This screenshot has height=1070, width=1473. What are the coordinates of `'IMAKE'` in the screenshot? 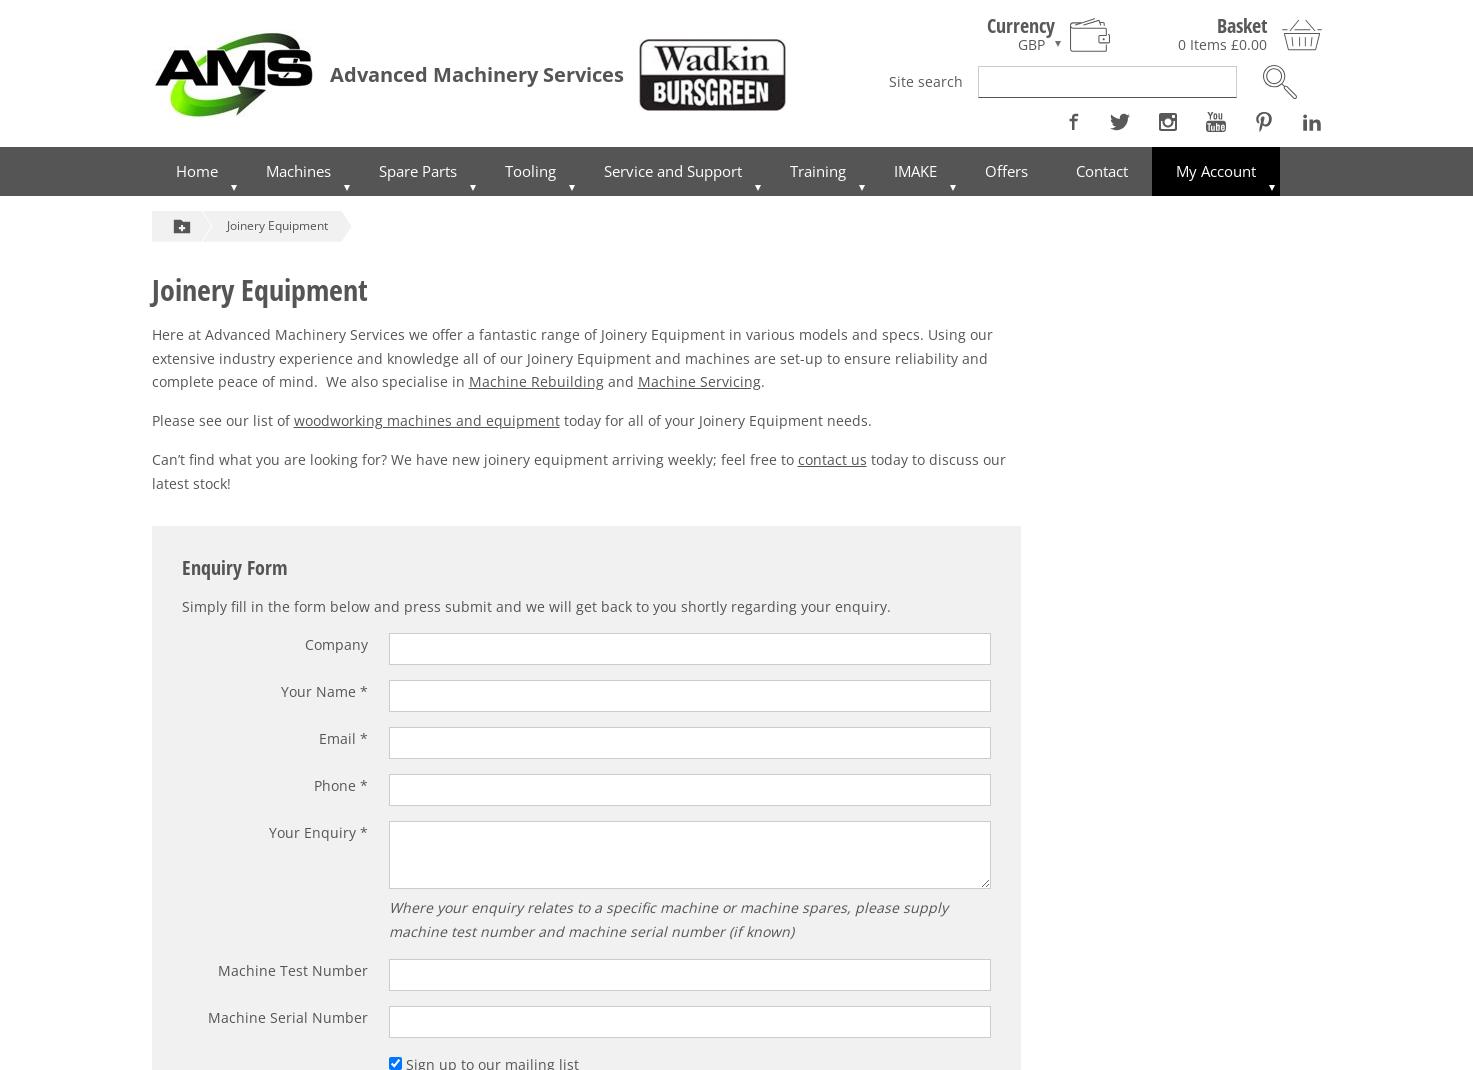 It's located at (913, 170).